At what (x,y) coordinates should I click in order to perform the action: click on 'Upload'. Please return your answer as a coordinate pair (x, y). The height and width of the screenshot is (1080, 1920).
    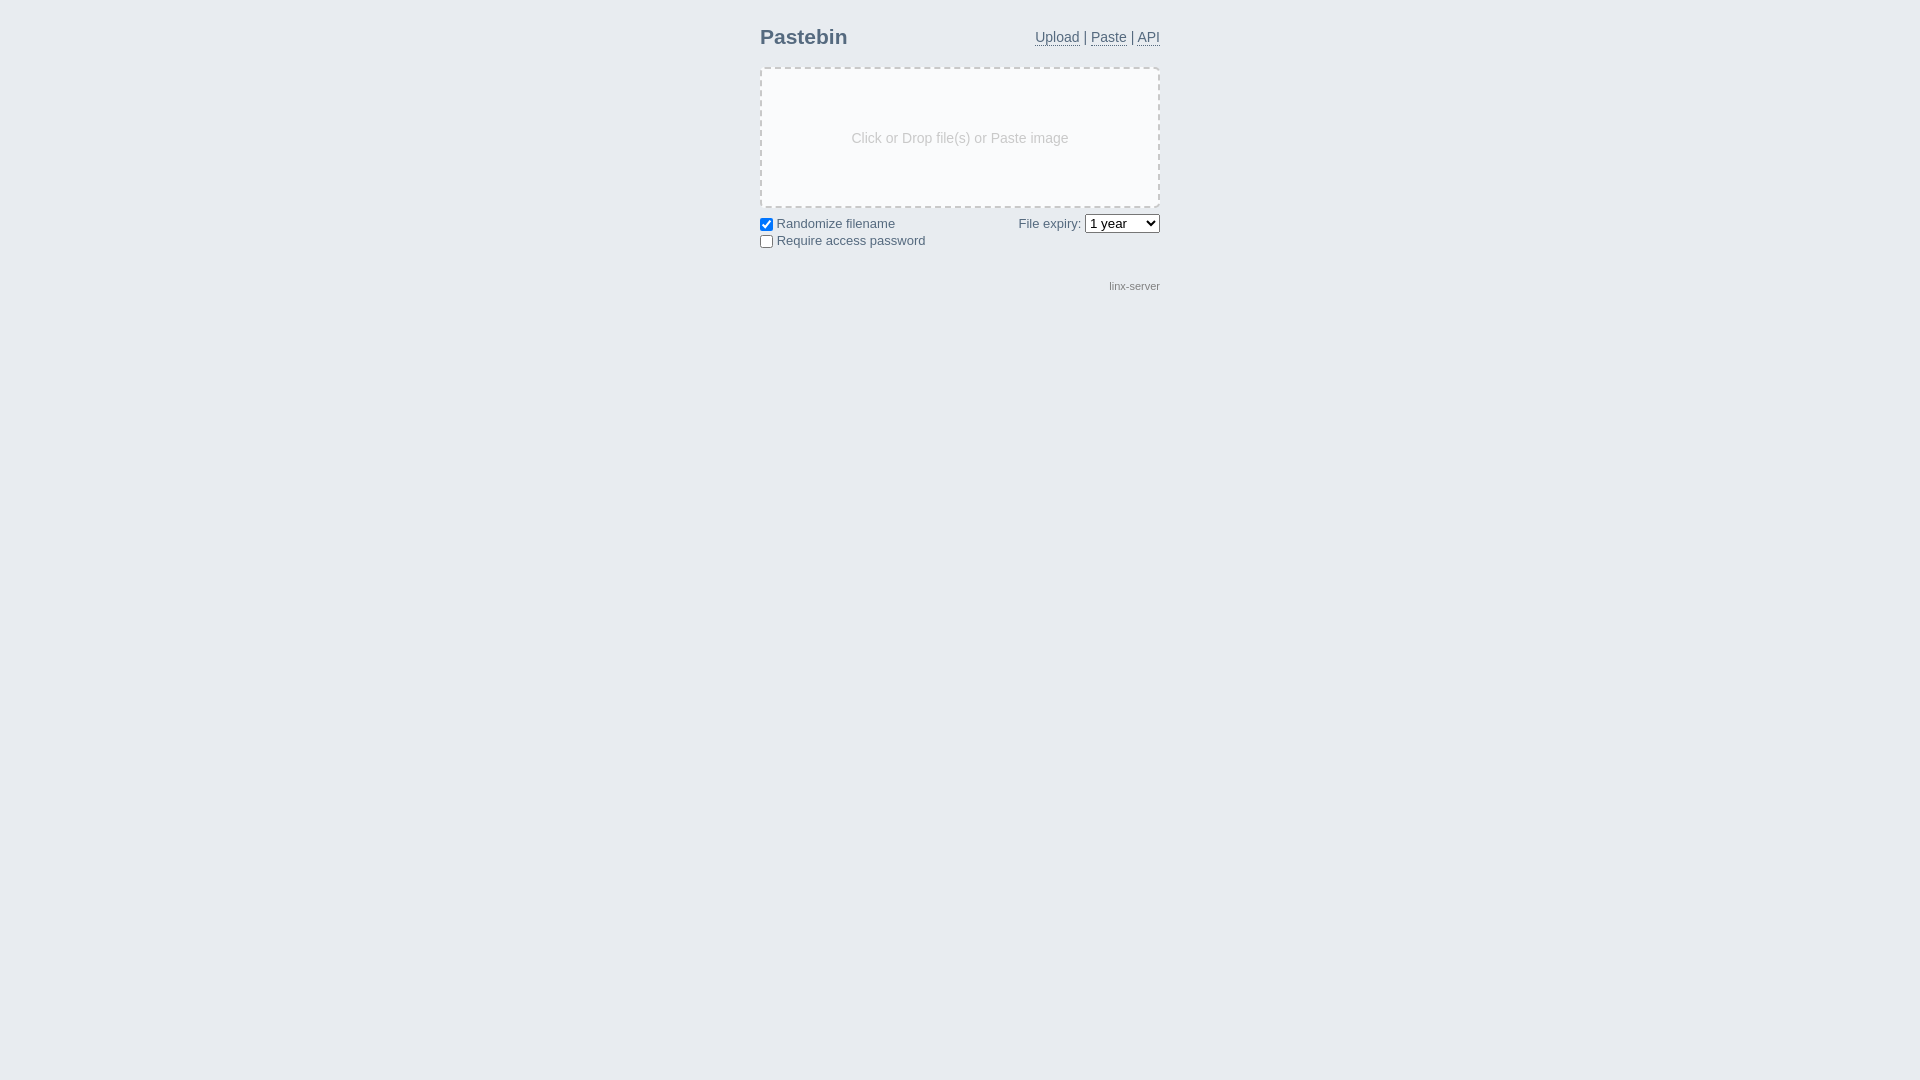
    Looking at the image, I should click on (1035, 37).